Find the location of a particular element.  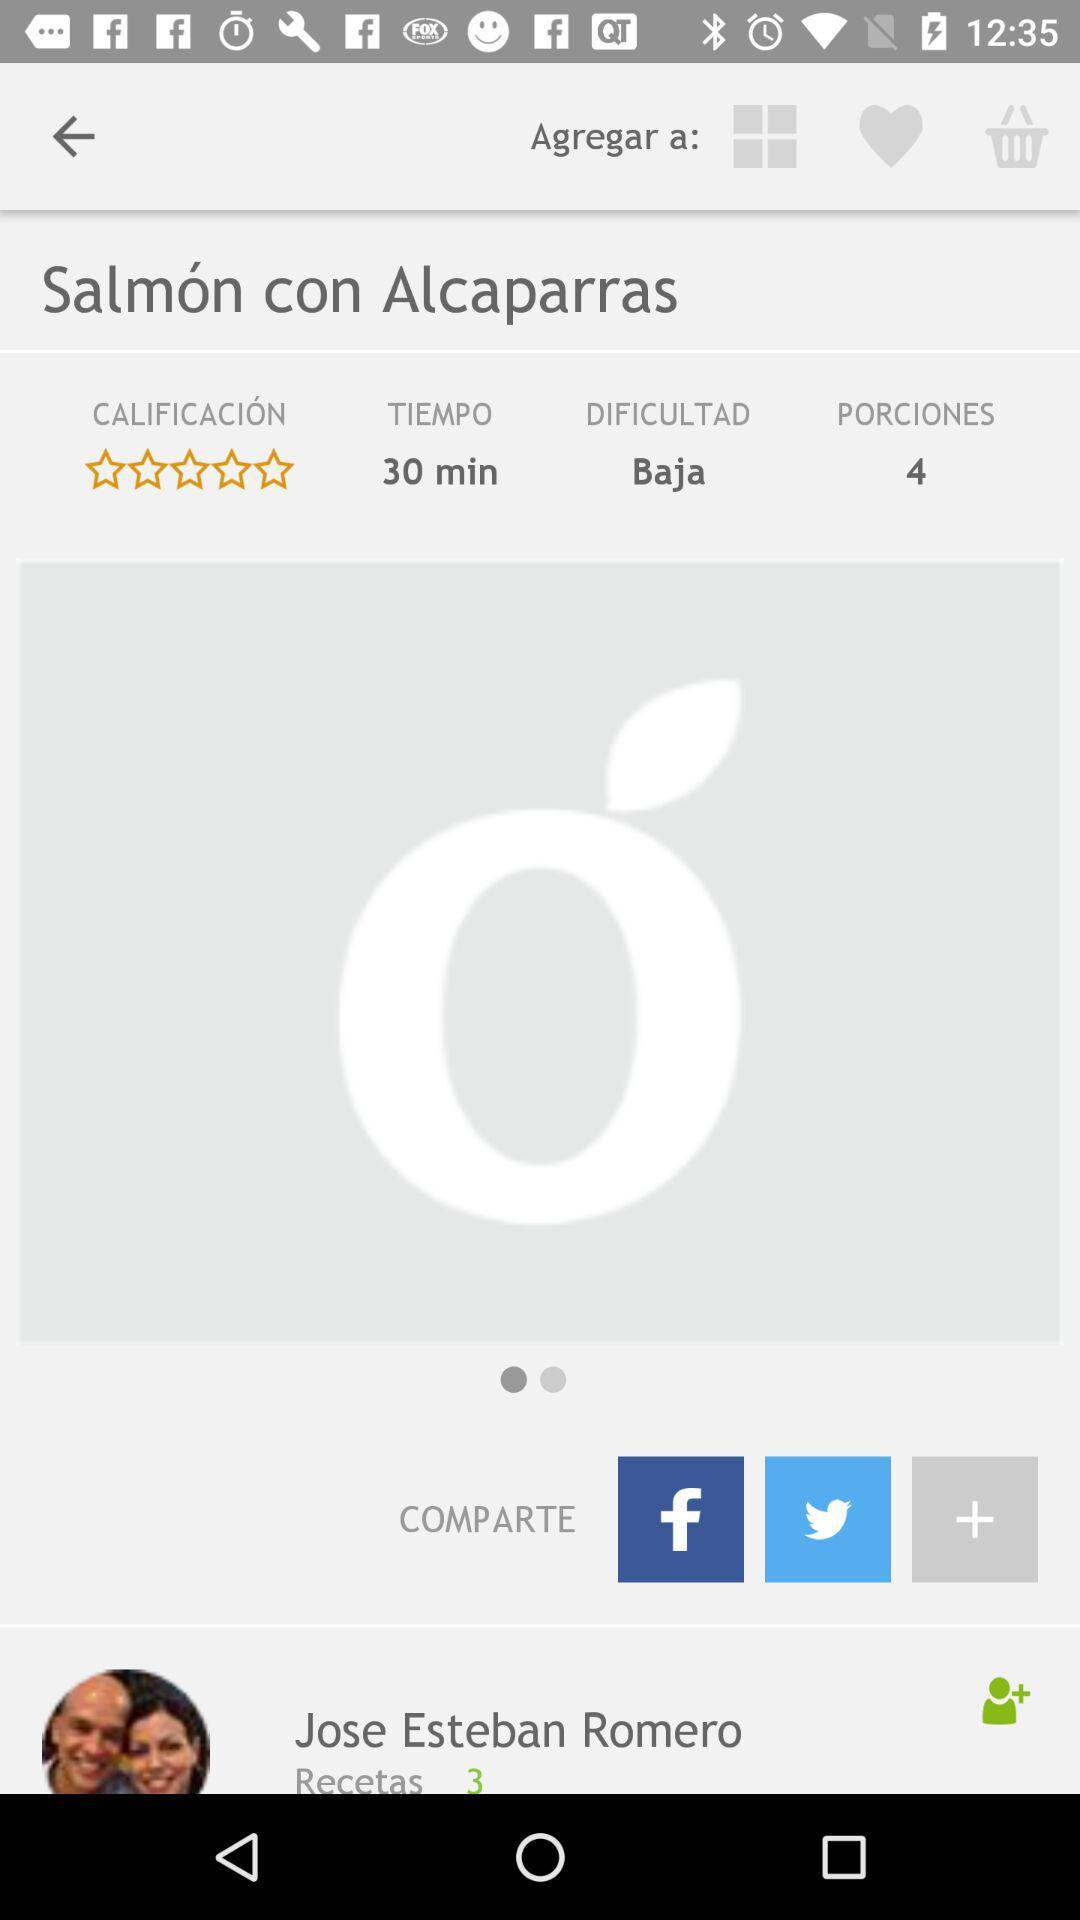

user is located at coordinates (1006, 1699).